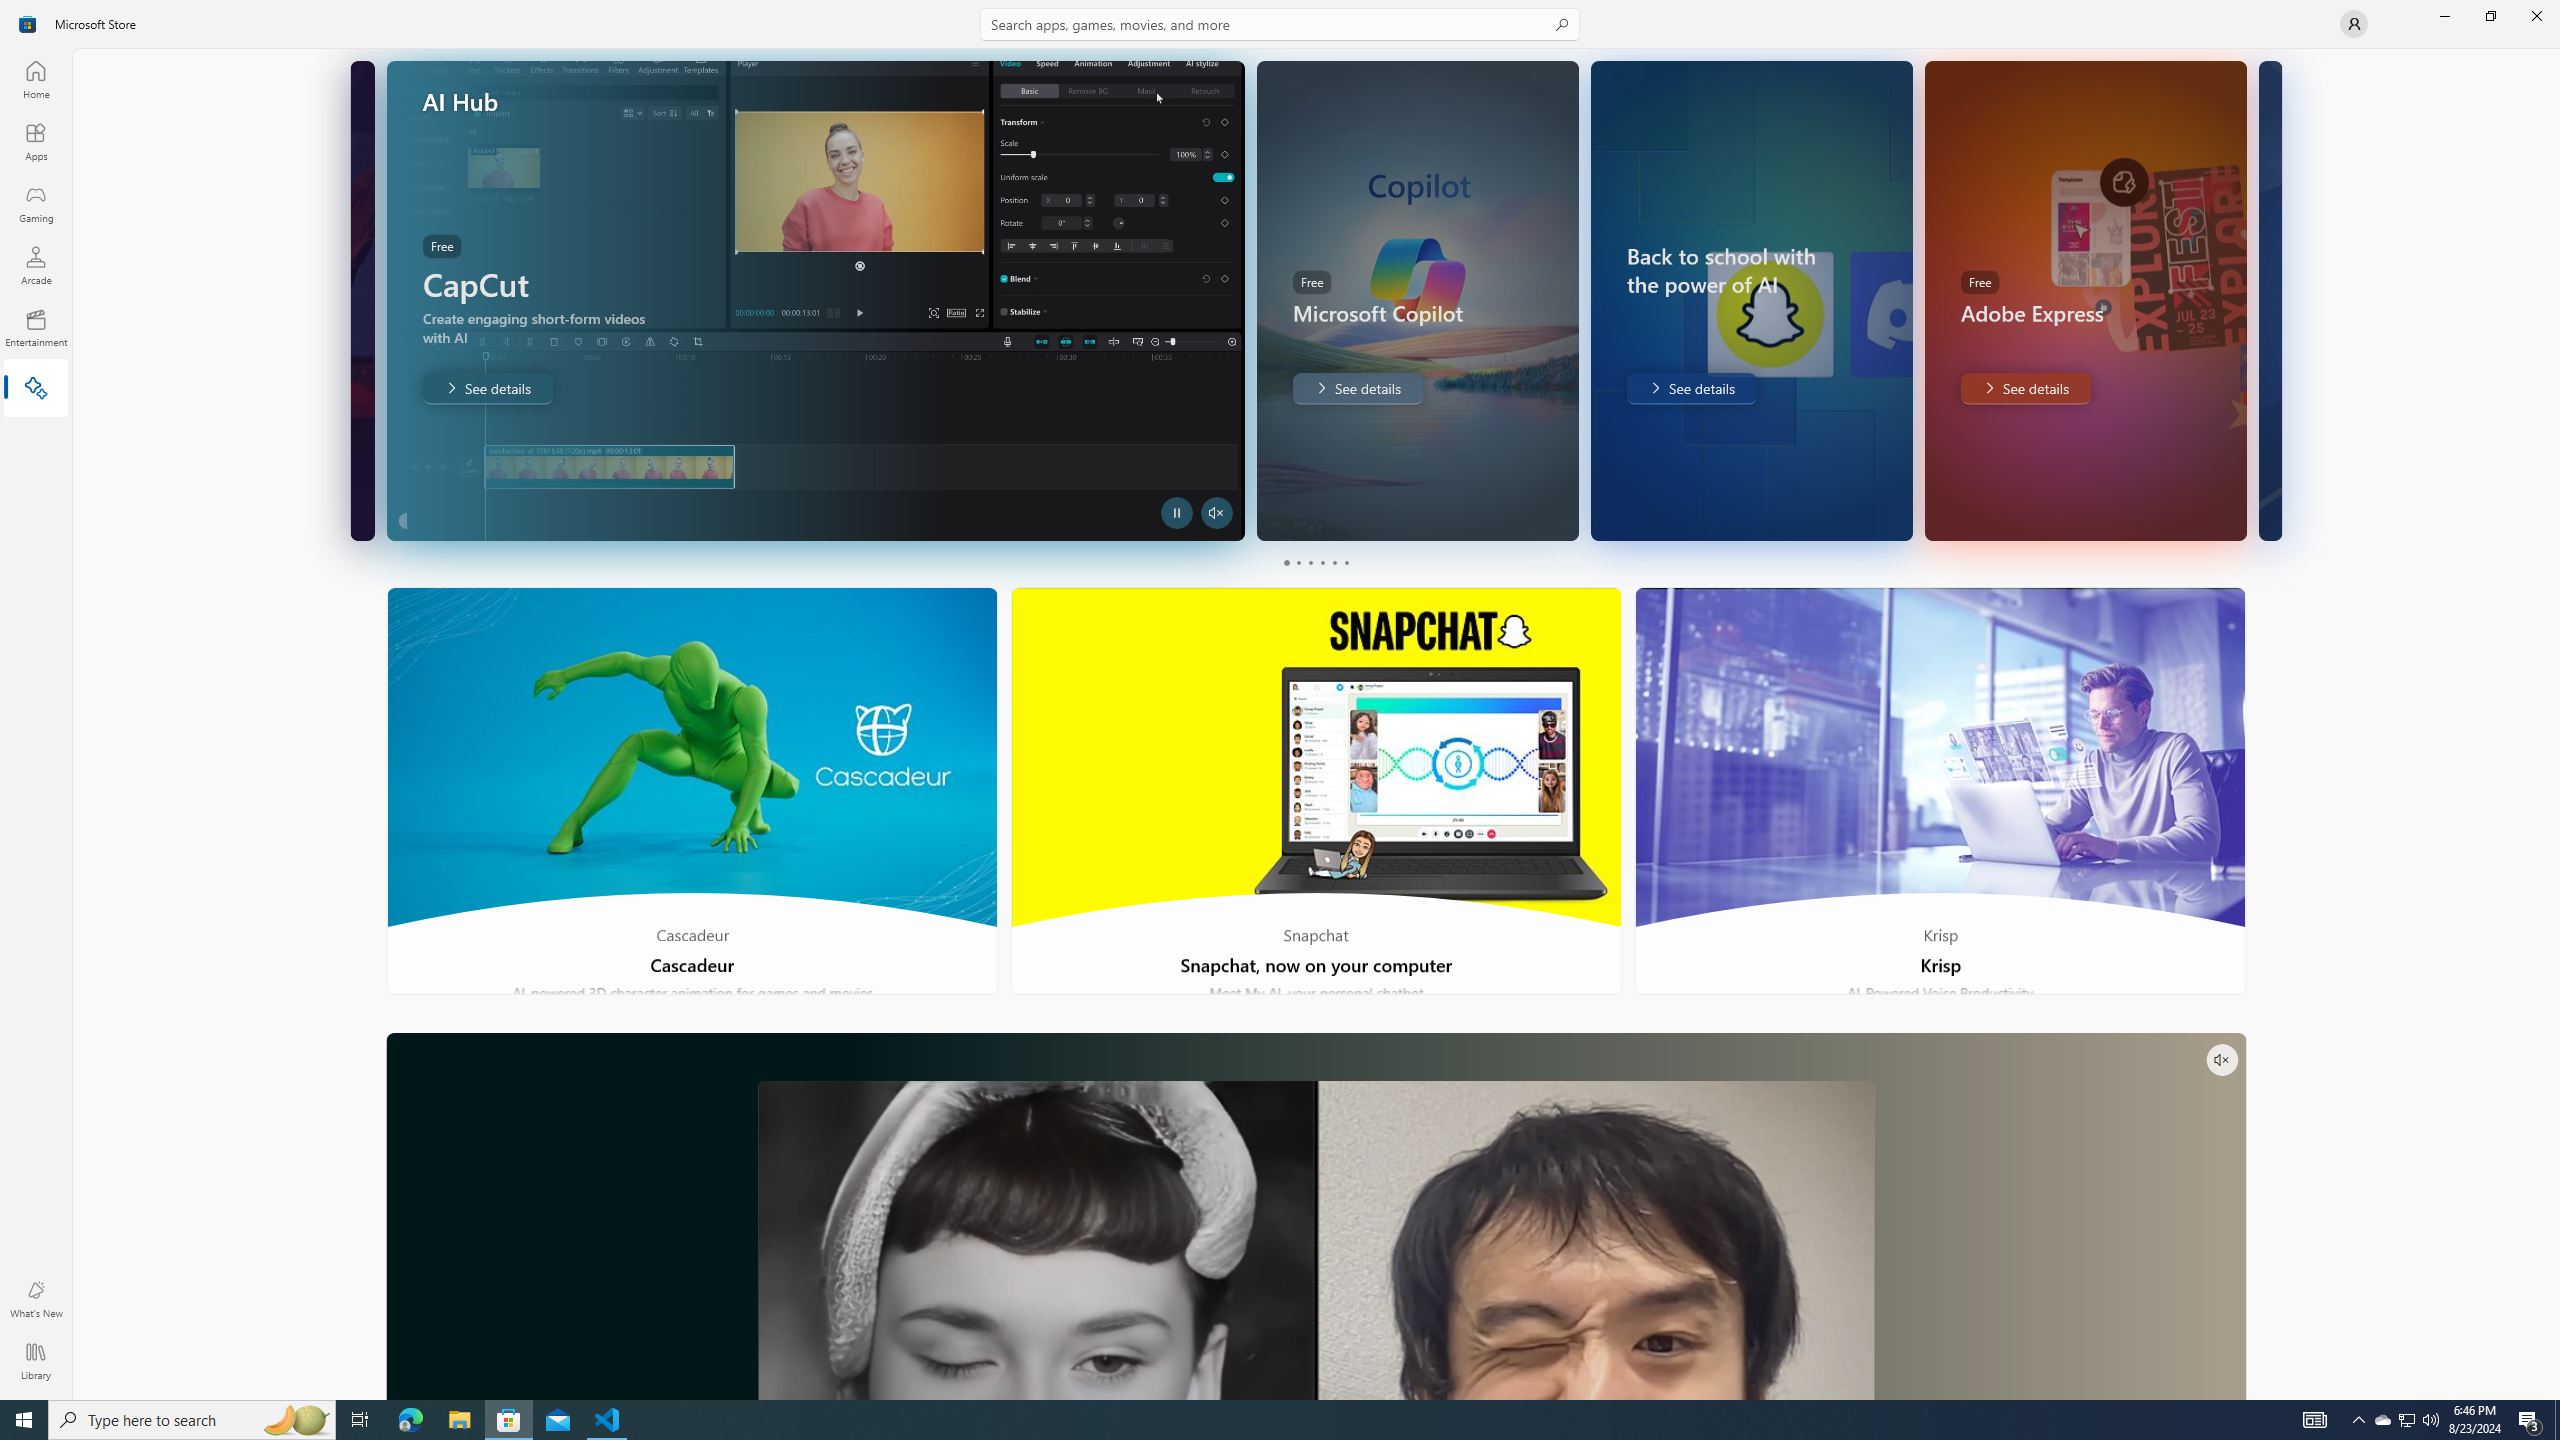 The width and height of the screenshot is (2560, 1440). I want to click on 'Arcade', so click(34, 264).